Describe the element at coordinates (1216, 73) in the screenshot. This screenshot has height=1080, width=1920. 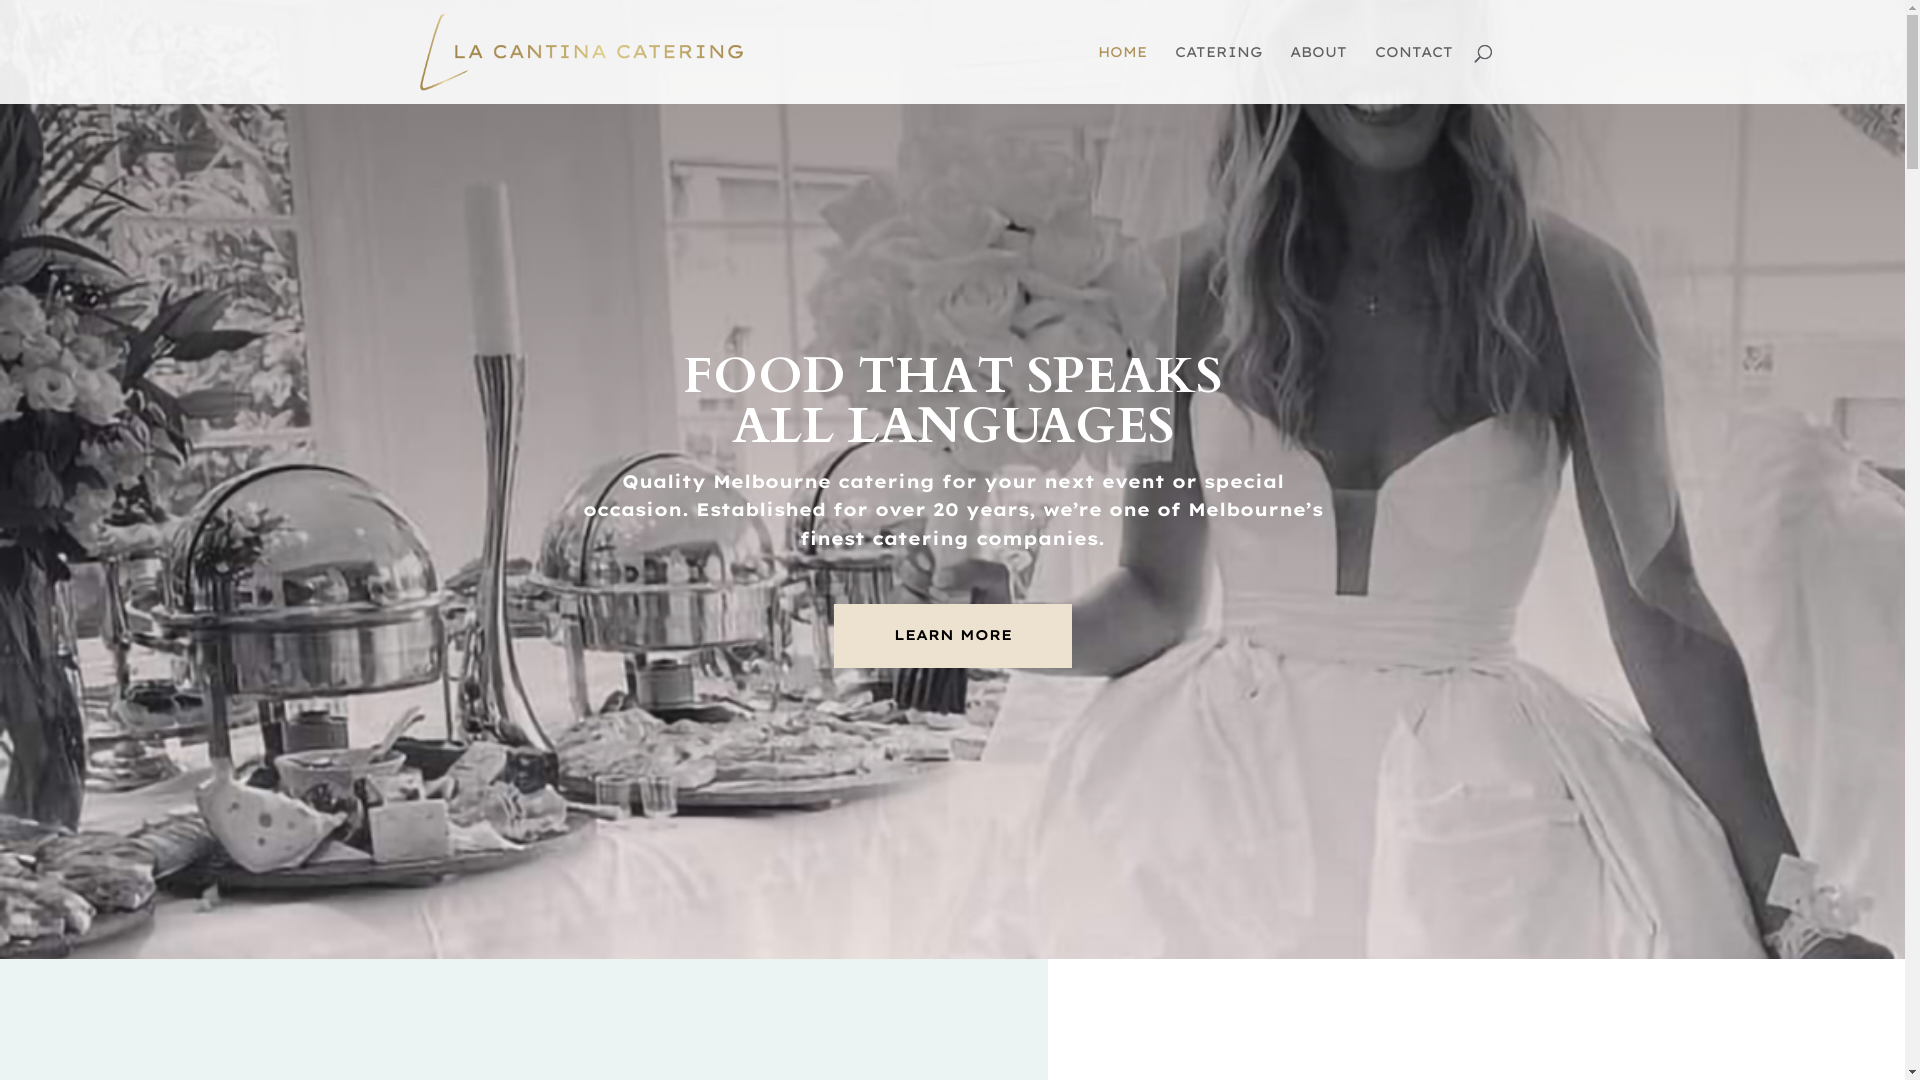
I see `'CATERING'` at that location.